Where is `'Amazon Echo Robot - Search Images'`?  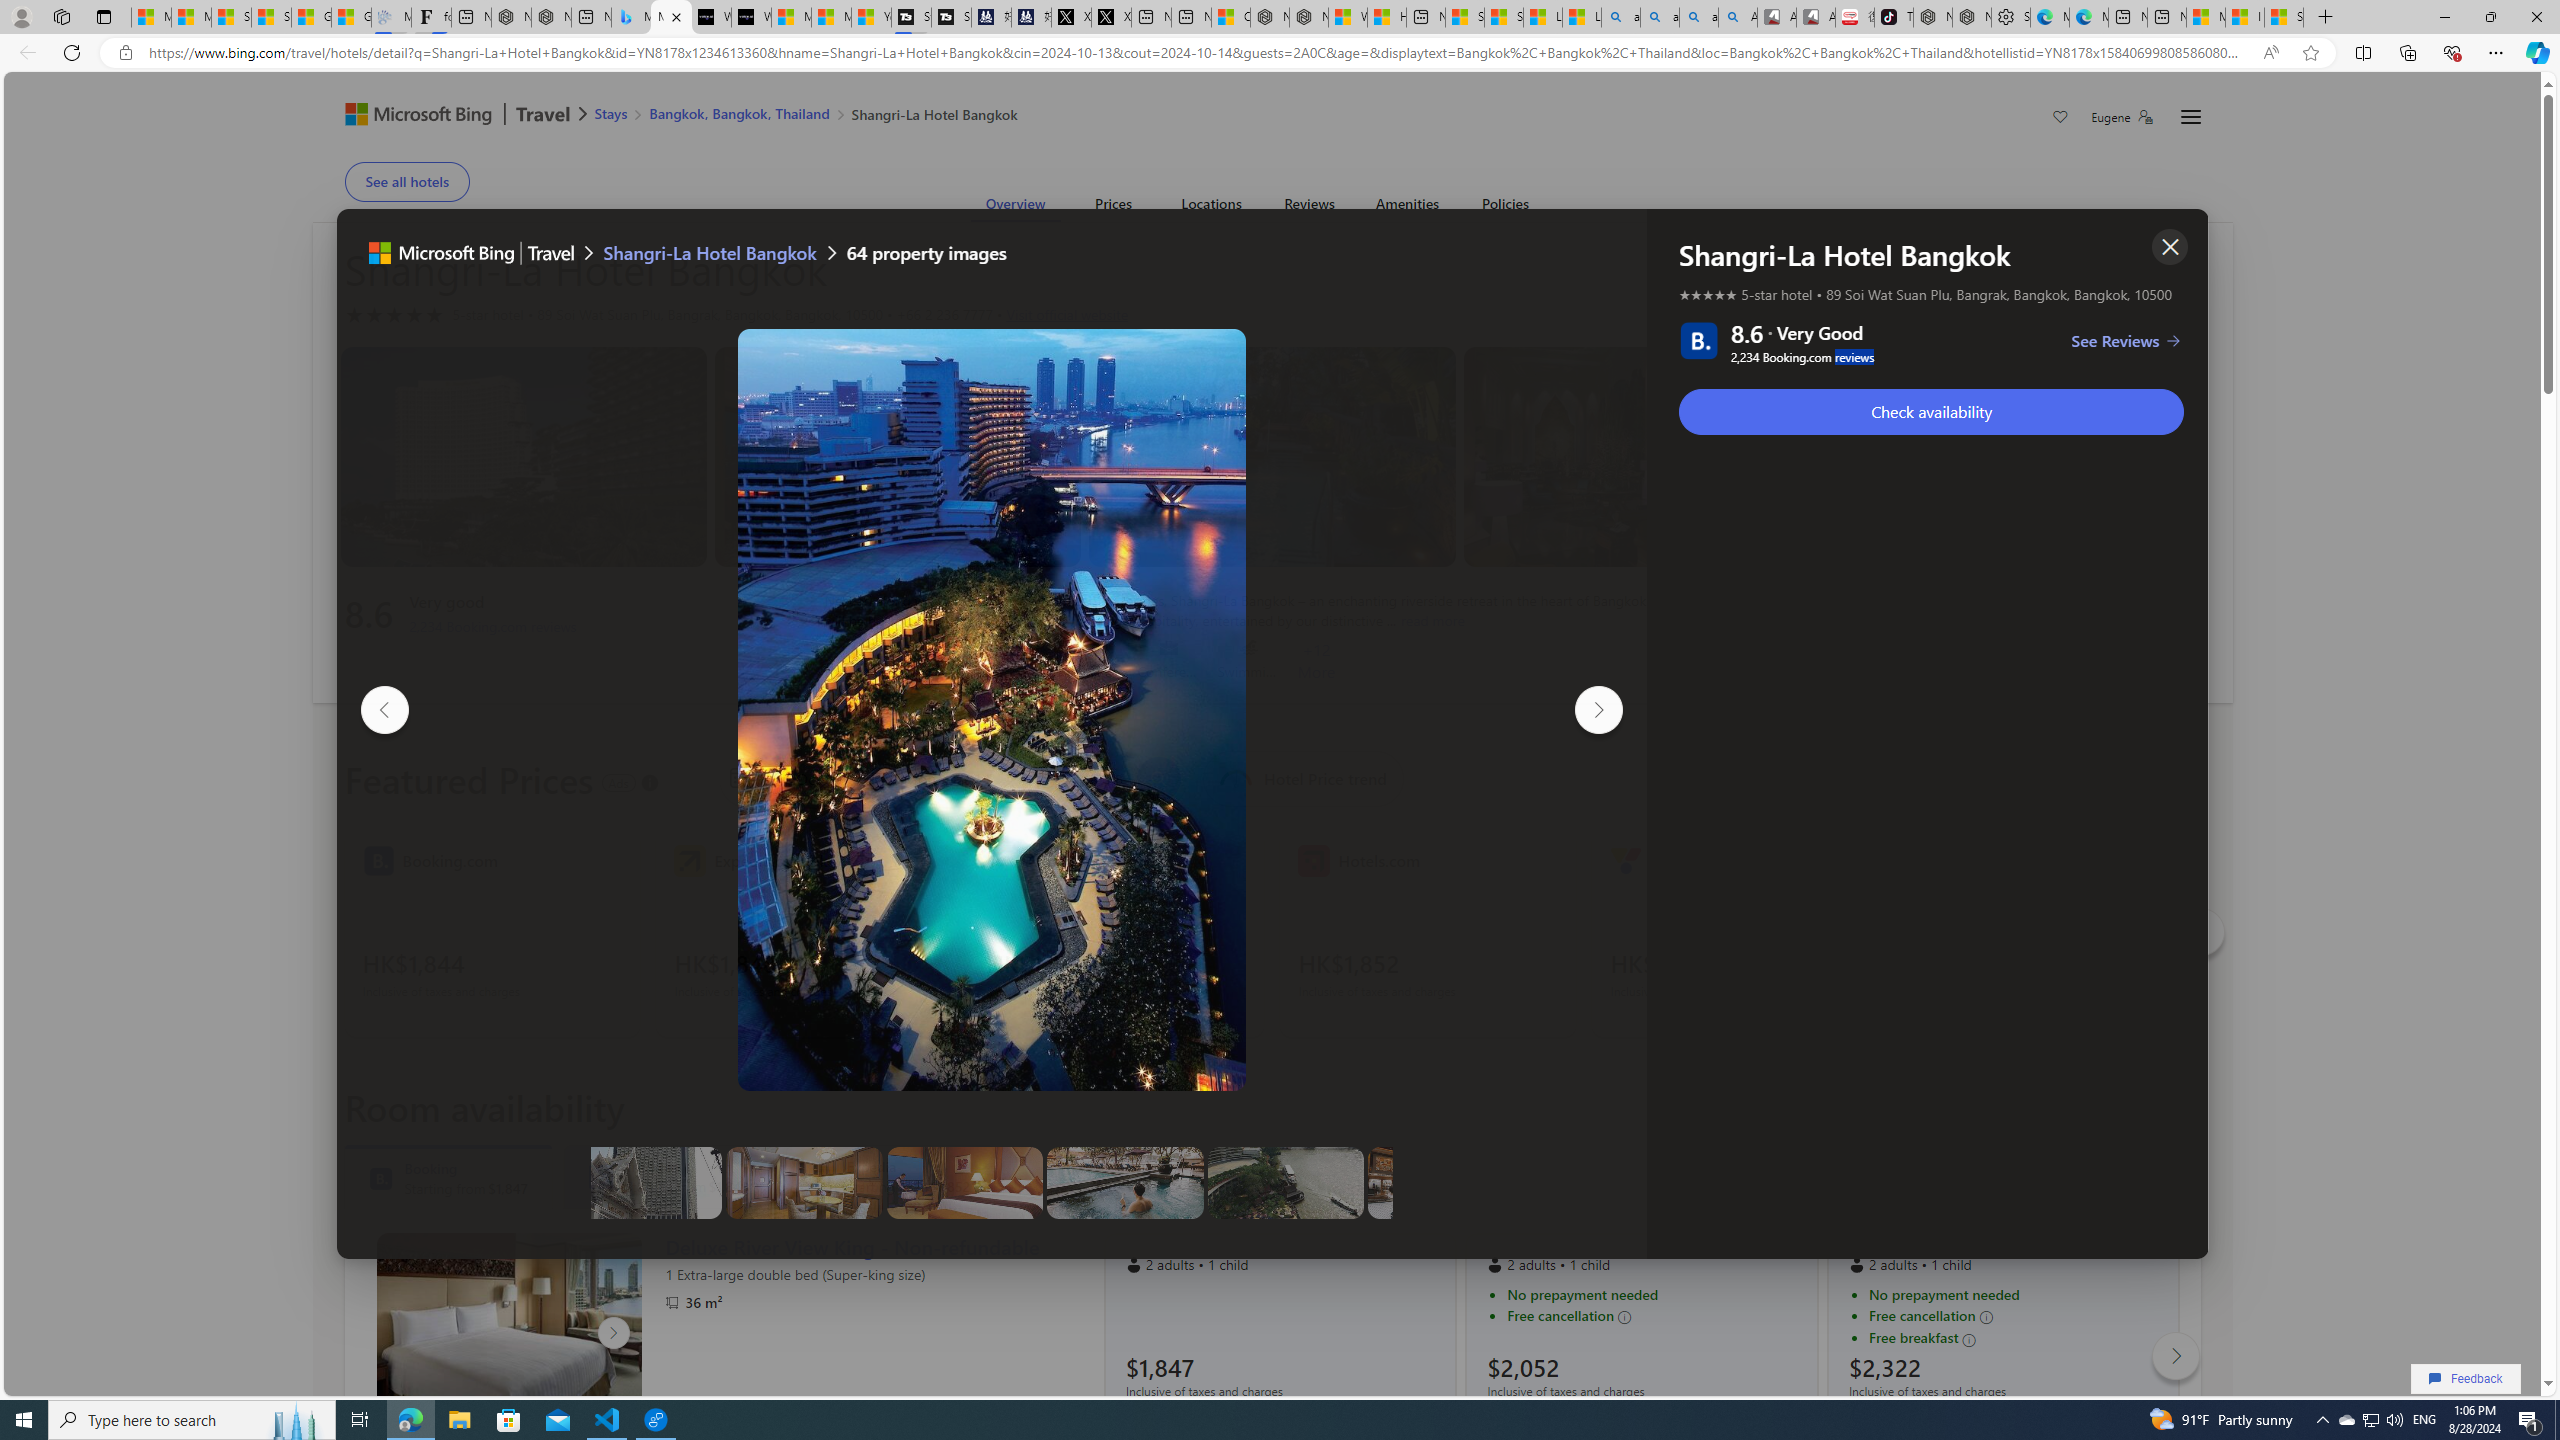 'Amazon Echo Robot - Search Images' is located at coordinates (1737, 16).